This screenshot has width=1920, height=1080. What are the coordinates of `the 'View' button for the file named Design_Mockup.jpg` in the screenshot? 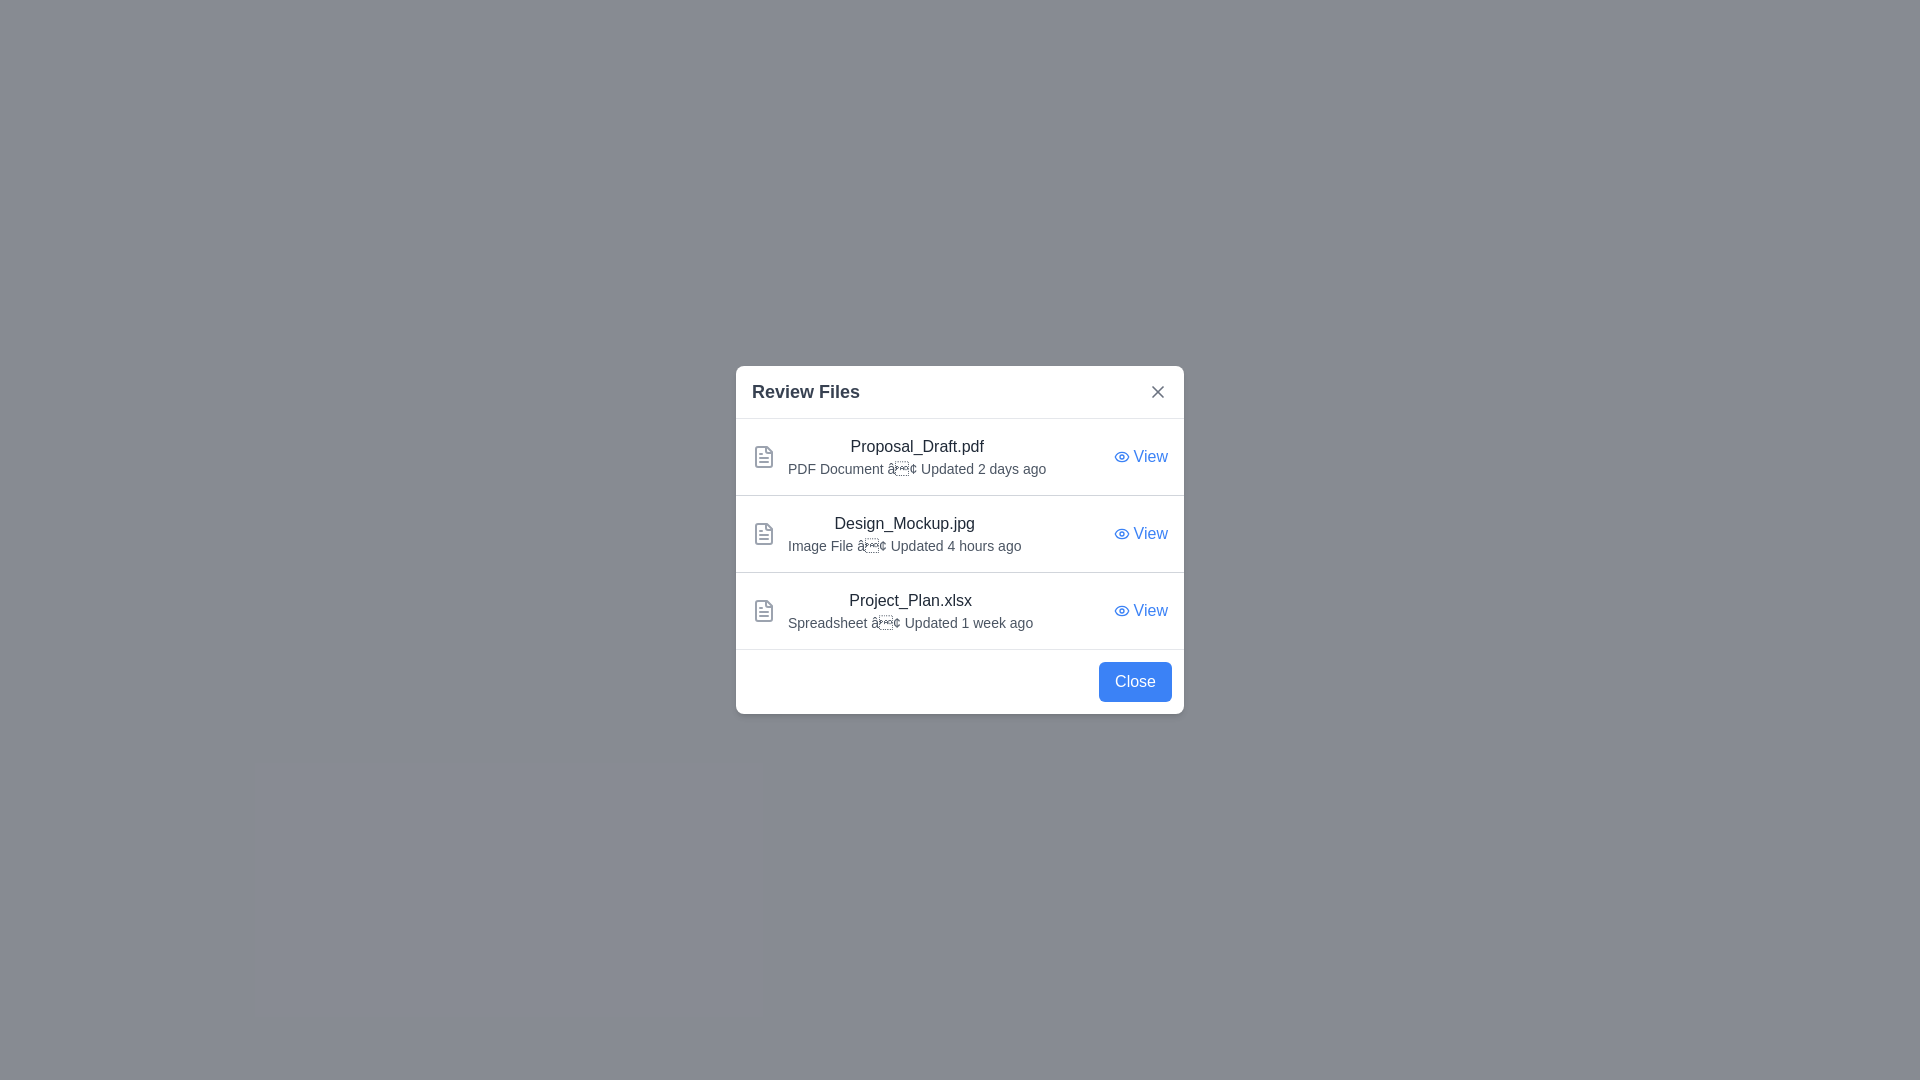 It's located at (1140, 532).